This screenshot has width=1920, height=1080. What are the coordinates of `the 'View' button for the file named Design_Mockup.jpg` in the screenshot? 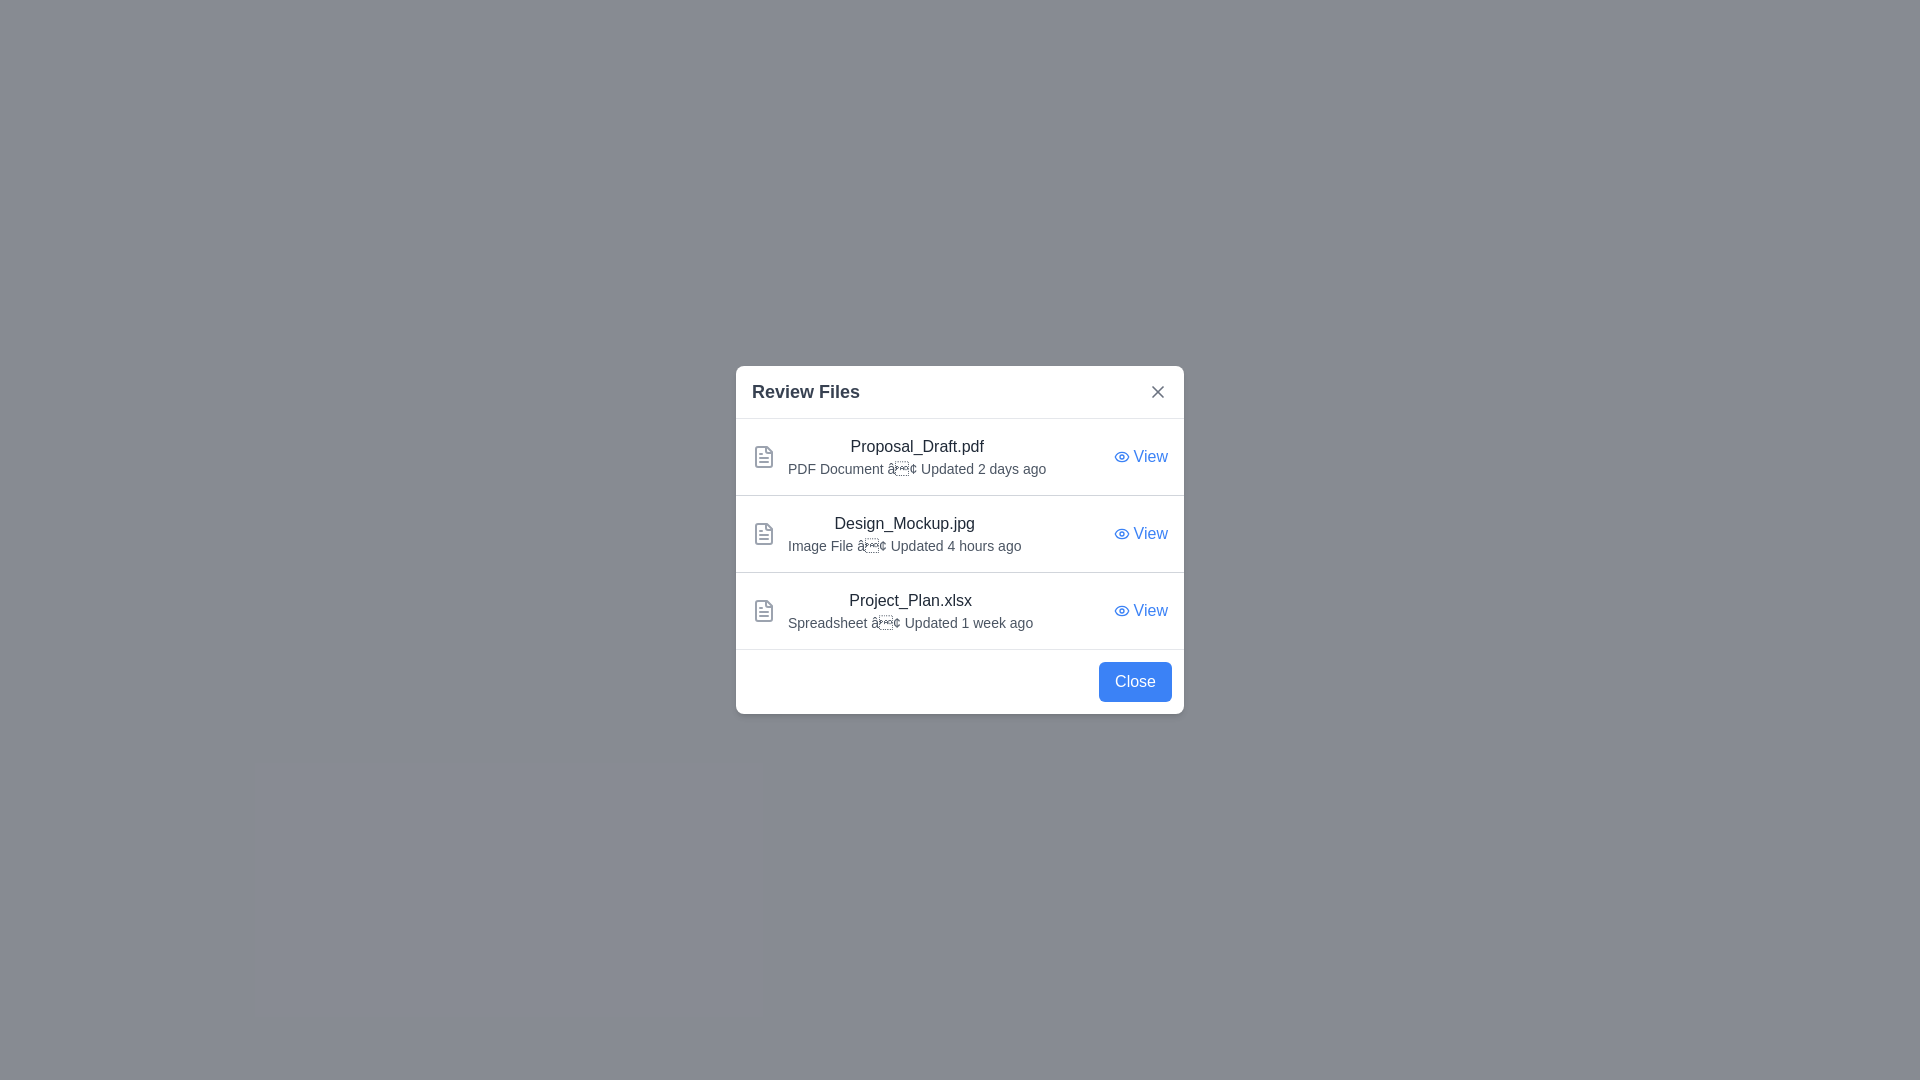 It's located at (1140, 532).